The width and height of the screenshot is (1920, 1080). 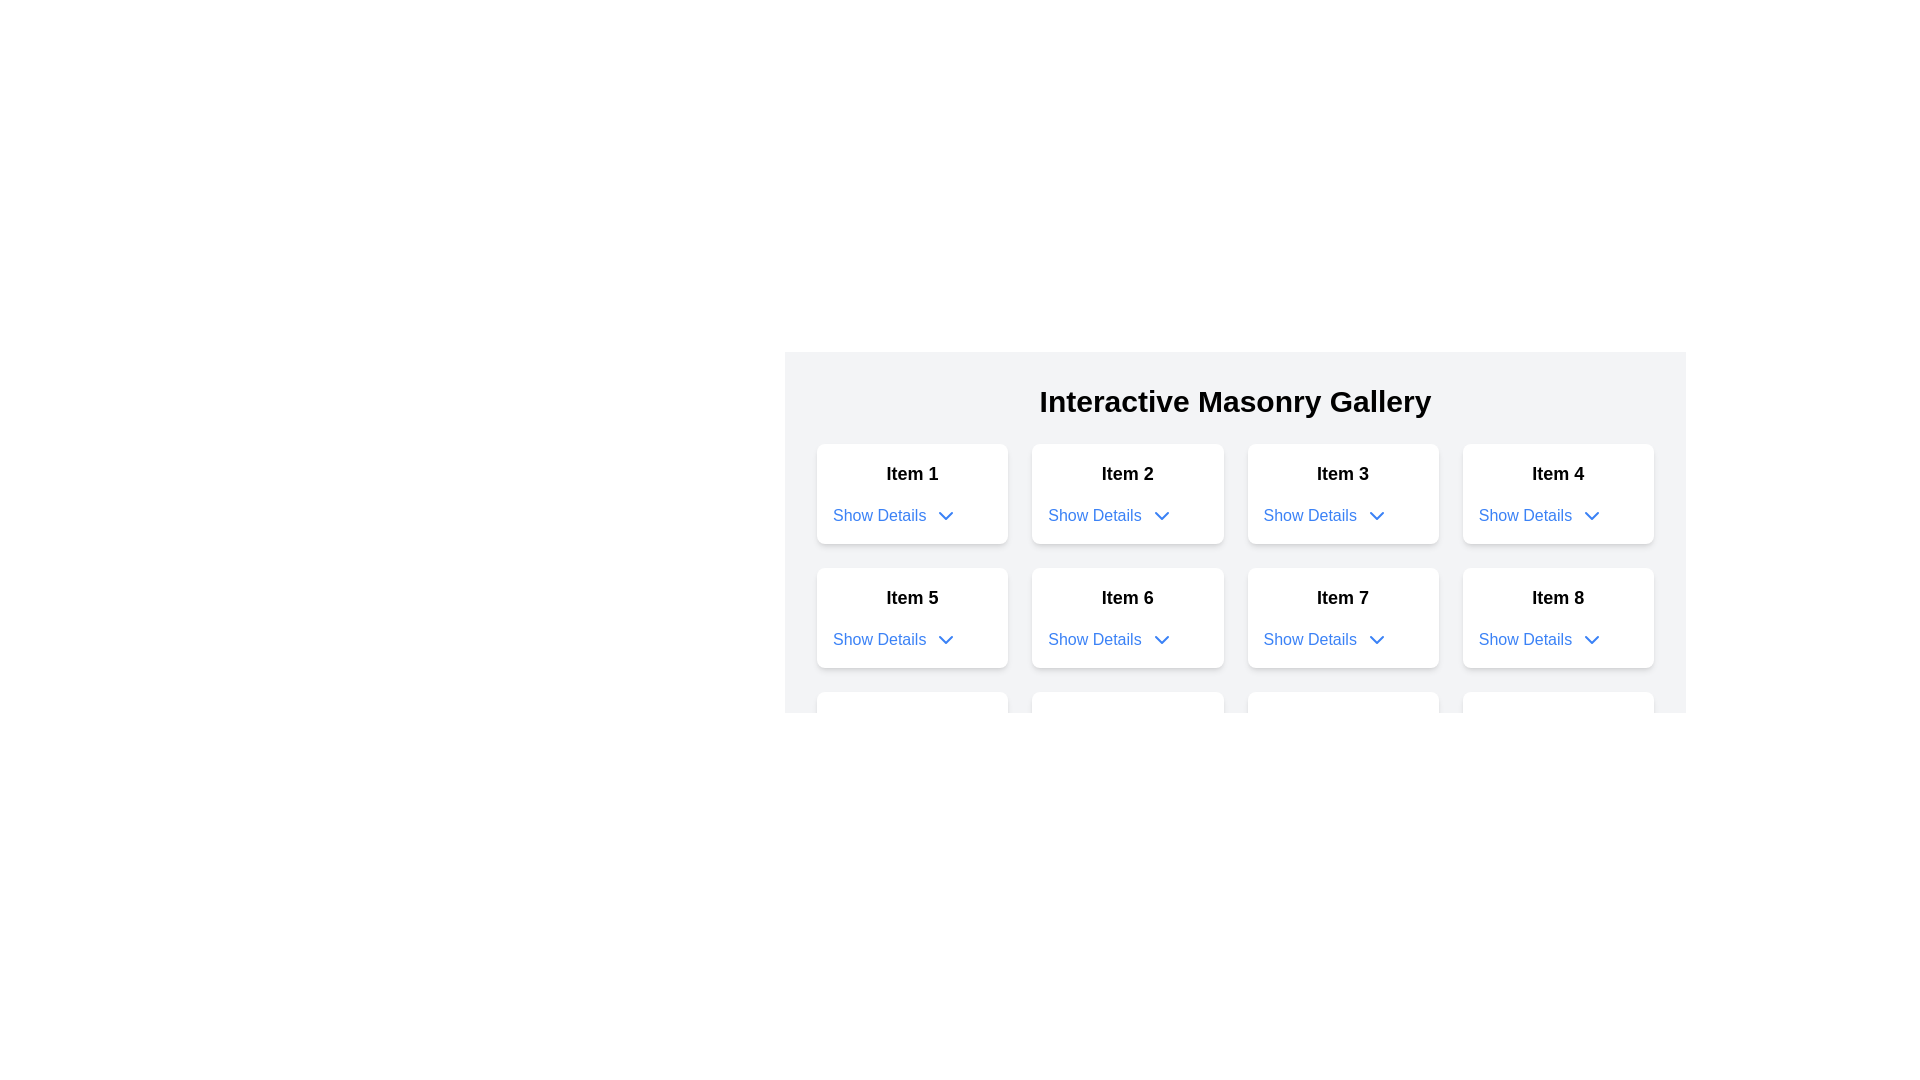 I want to click on the third 'Show Details' link in the grid, located below 'Item 3', so click(x=1310, y=515).